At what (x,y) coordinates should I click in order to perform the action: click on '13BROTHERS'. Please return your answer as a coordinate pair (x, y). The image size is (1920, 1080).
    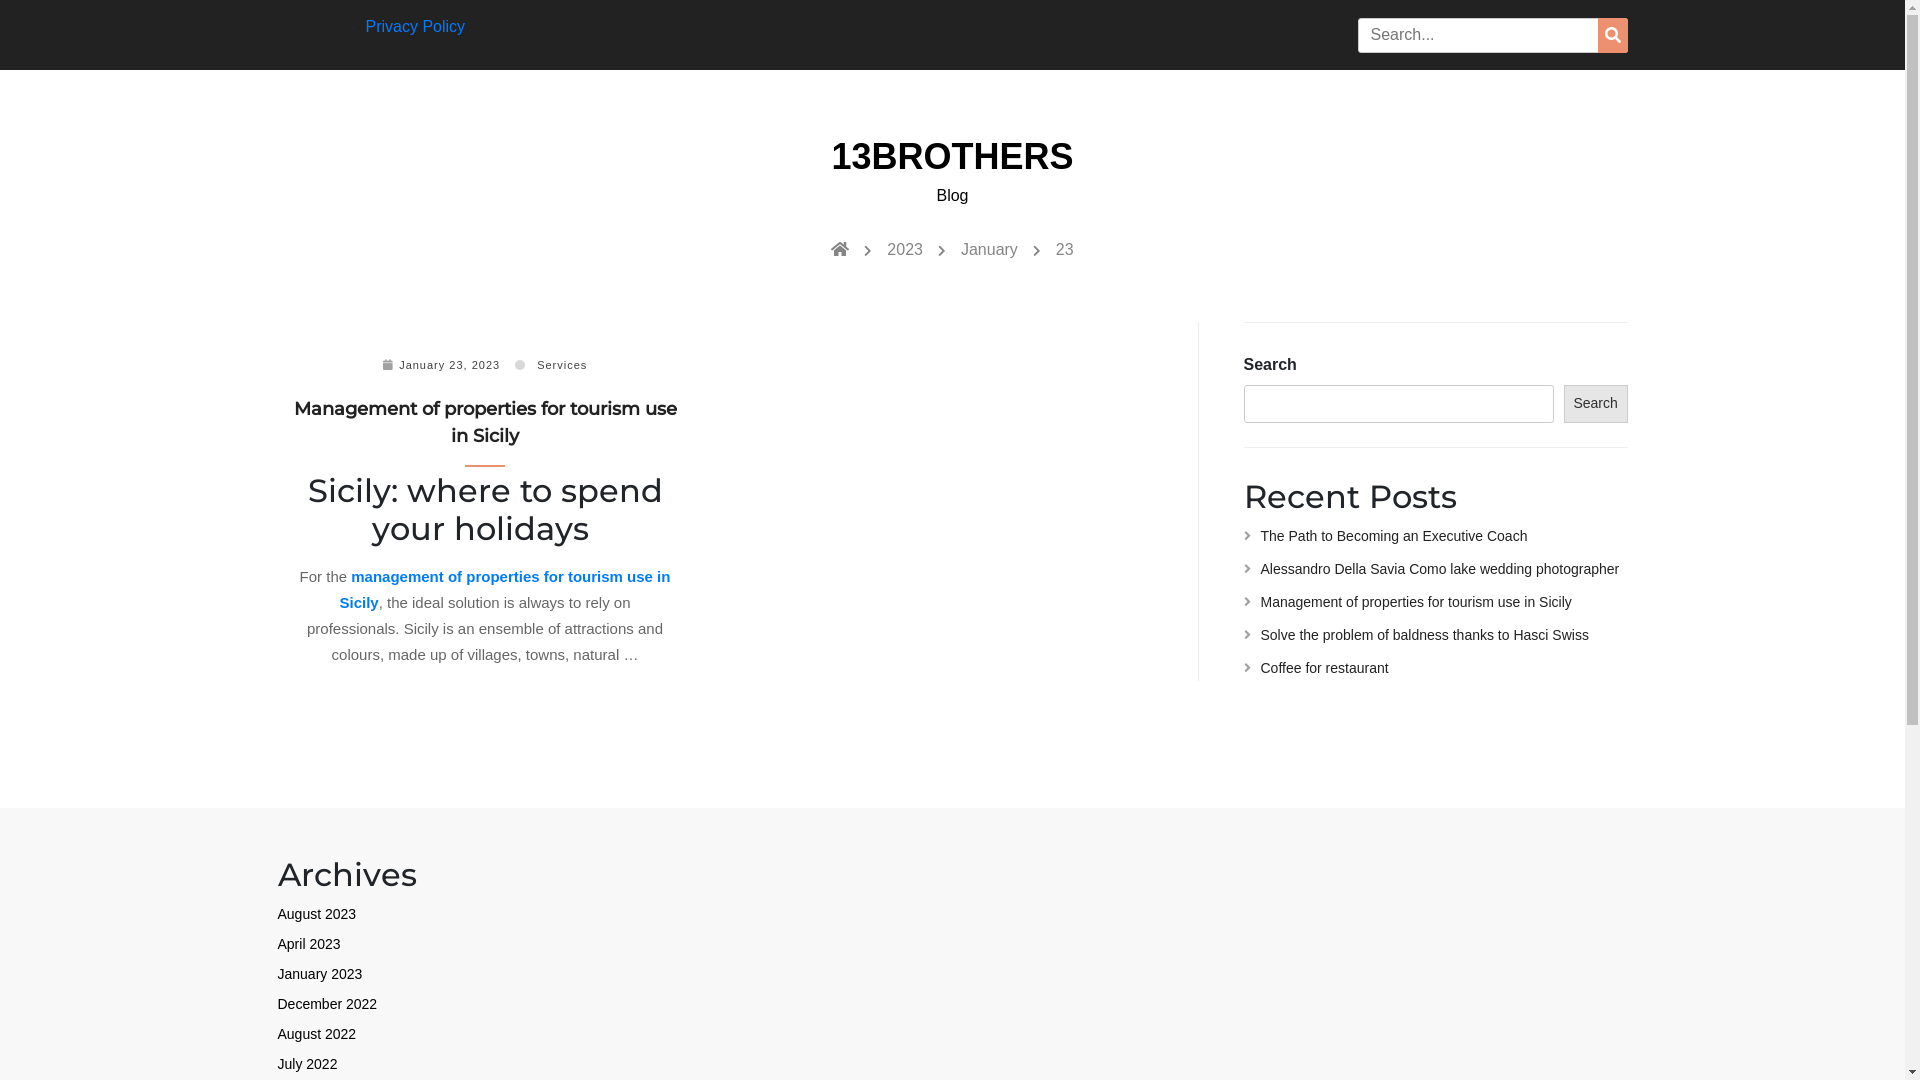
    Looking at the image, I should click on (950, 155).